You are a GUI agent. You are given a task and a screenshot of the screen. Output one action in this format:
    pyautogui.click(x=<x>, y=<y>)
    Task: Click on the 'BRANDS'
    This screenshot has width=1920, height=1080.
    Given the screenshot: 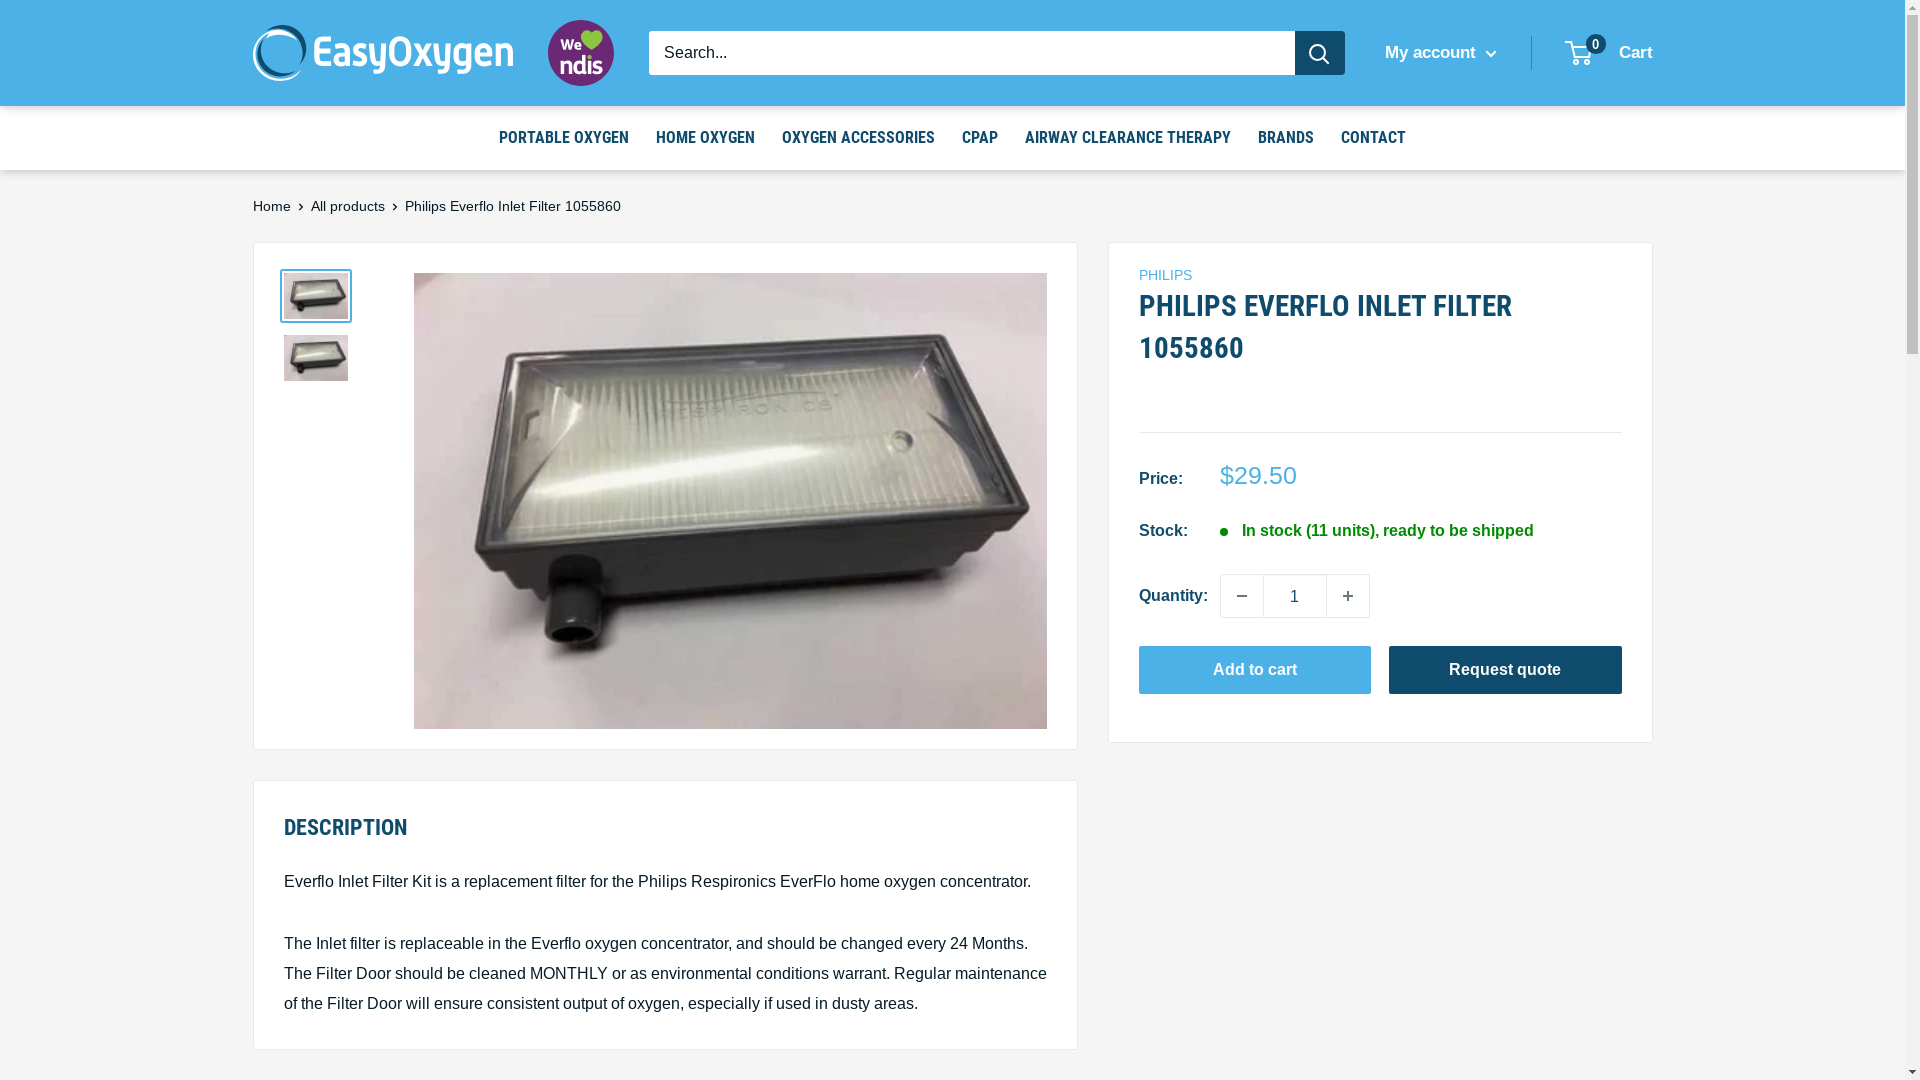 What is the action you would take?
    pyautogui.click(x=1286, y=137)
    